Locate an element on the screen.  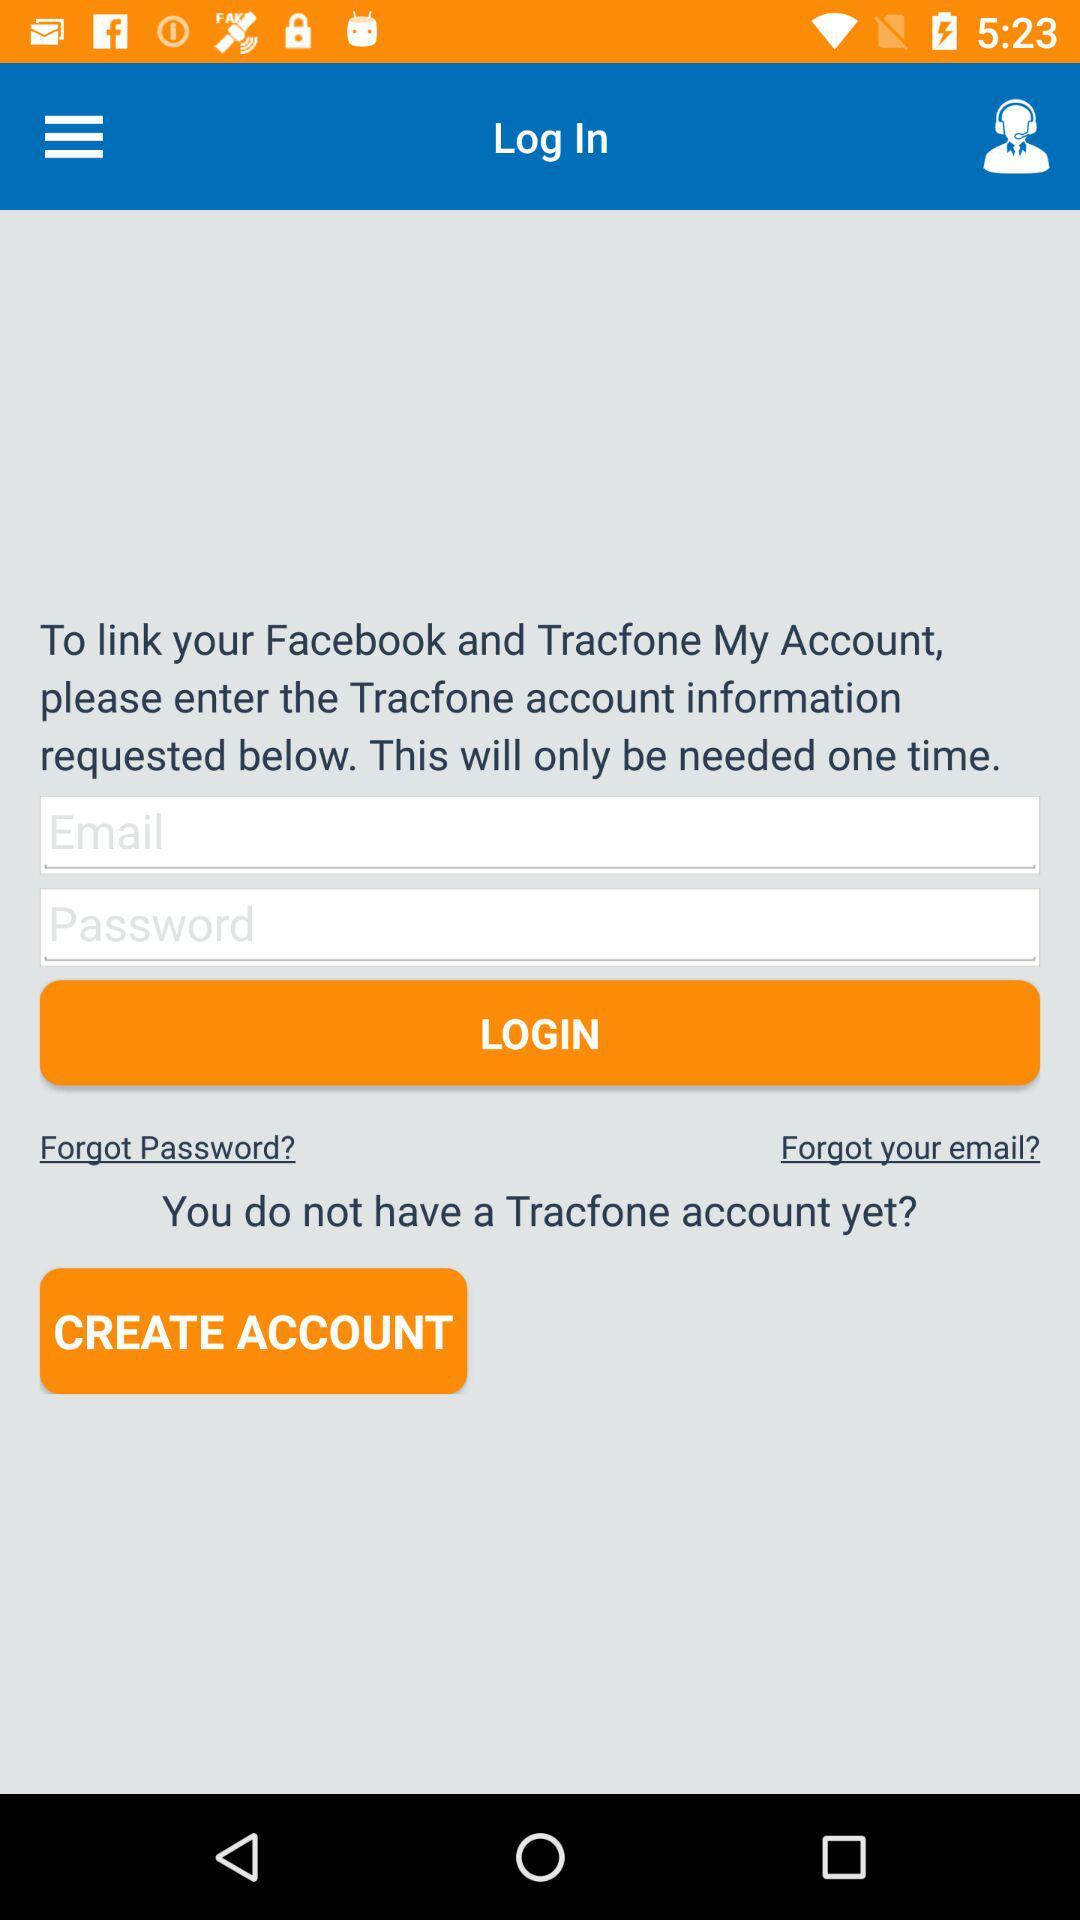
item next to the log in icon is located at coordinates (72, 135).